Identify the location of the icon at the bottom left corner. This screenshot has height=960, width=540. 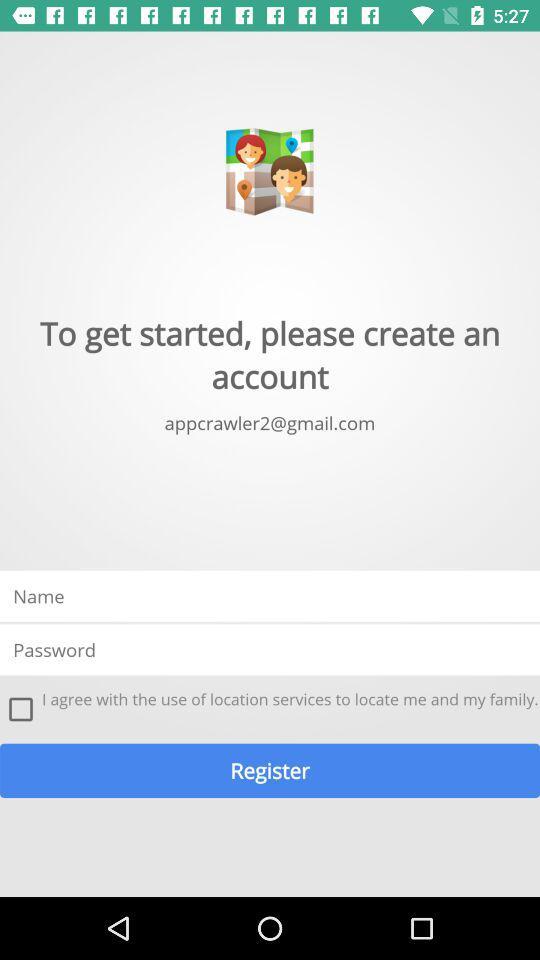
(20, 709).